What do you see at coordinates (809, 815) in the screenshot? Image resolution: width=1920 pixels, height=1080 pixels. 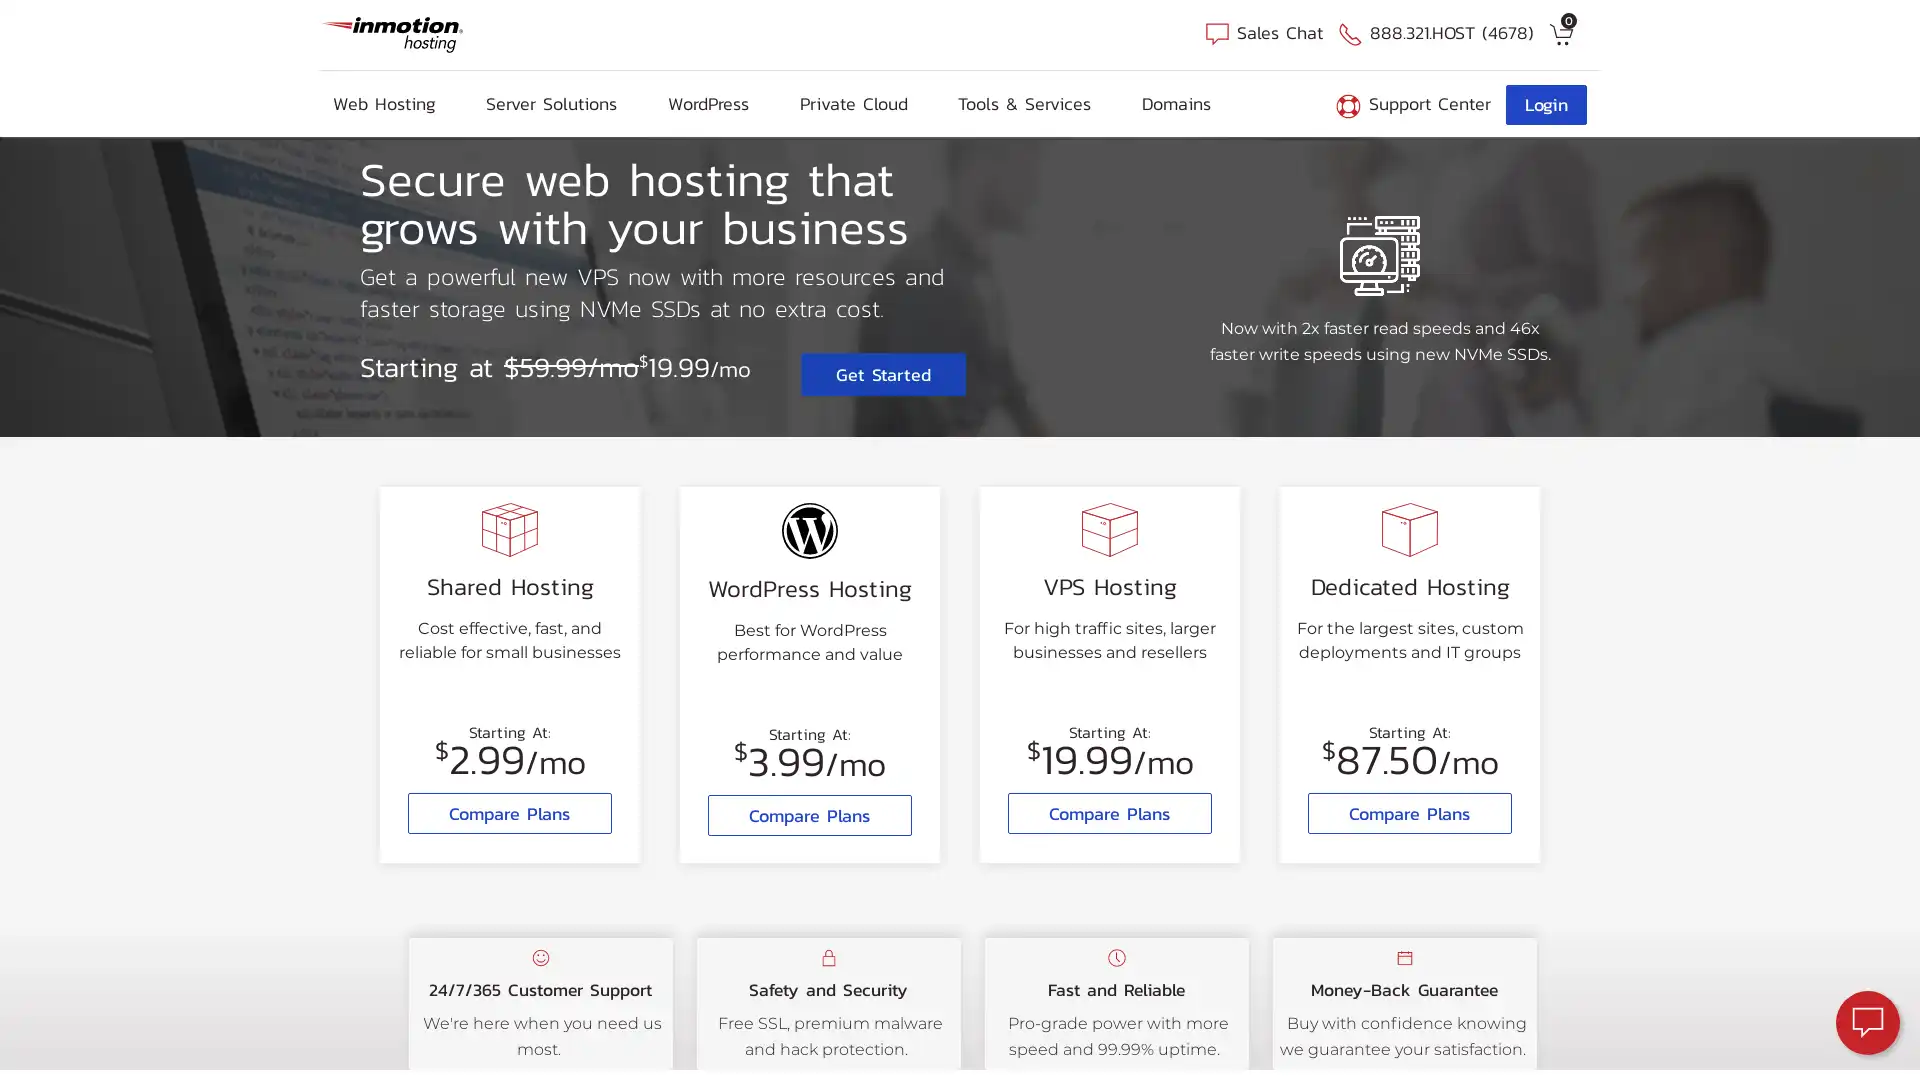 I see `Compare Plans` at bounding box center [809, 815].